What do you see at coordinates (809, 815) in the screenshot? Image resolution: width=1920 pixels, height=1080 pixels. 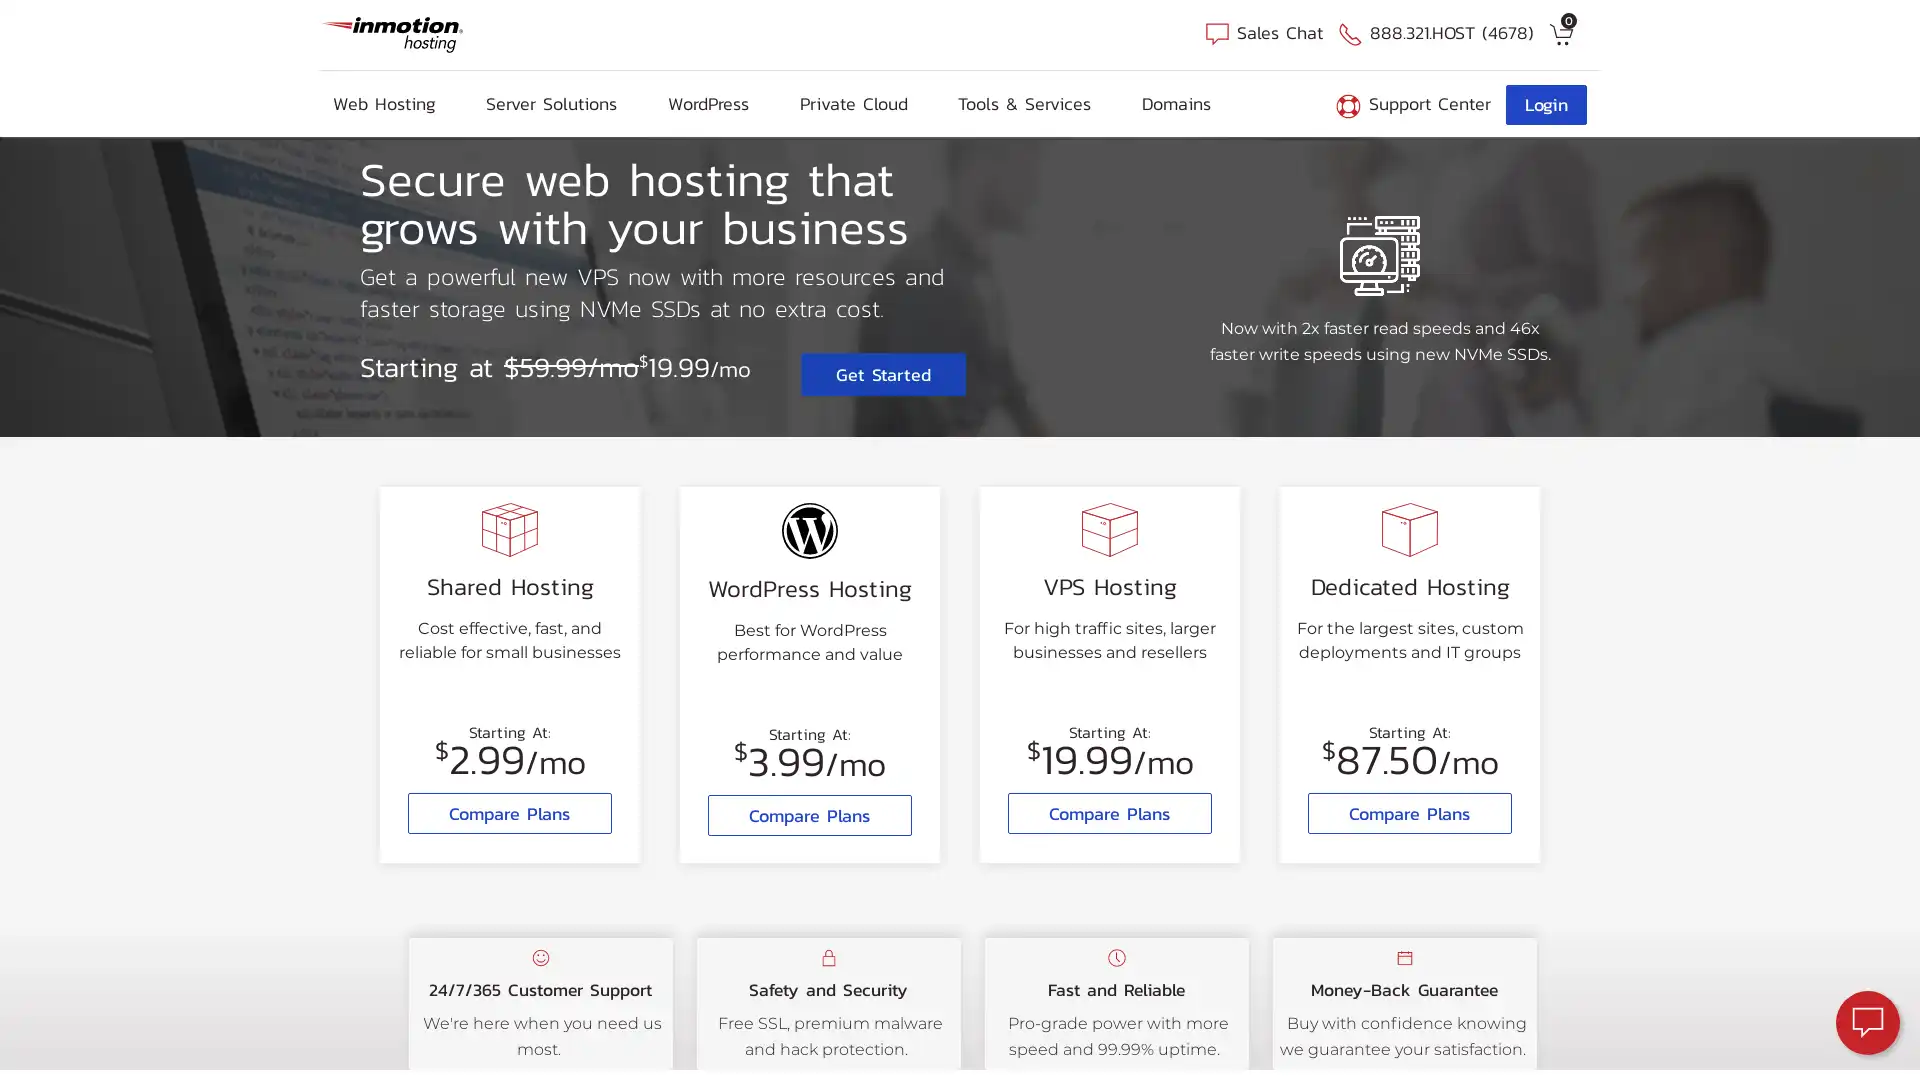 I see `Compare Plans` at bounding box center [809, 815].